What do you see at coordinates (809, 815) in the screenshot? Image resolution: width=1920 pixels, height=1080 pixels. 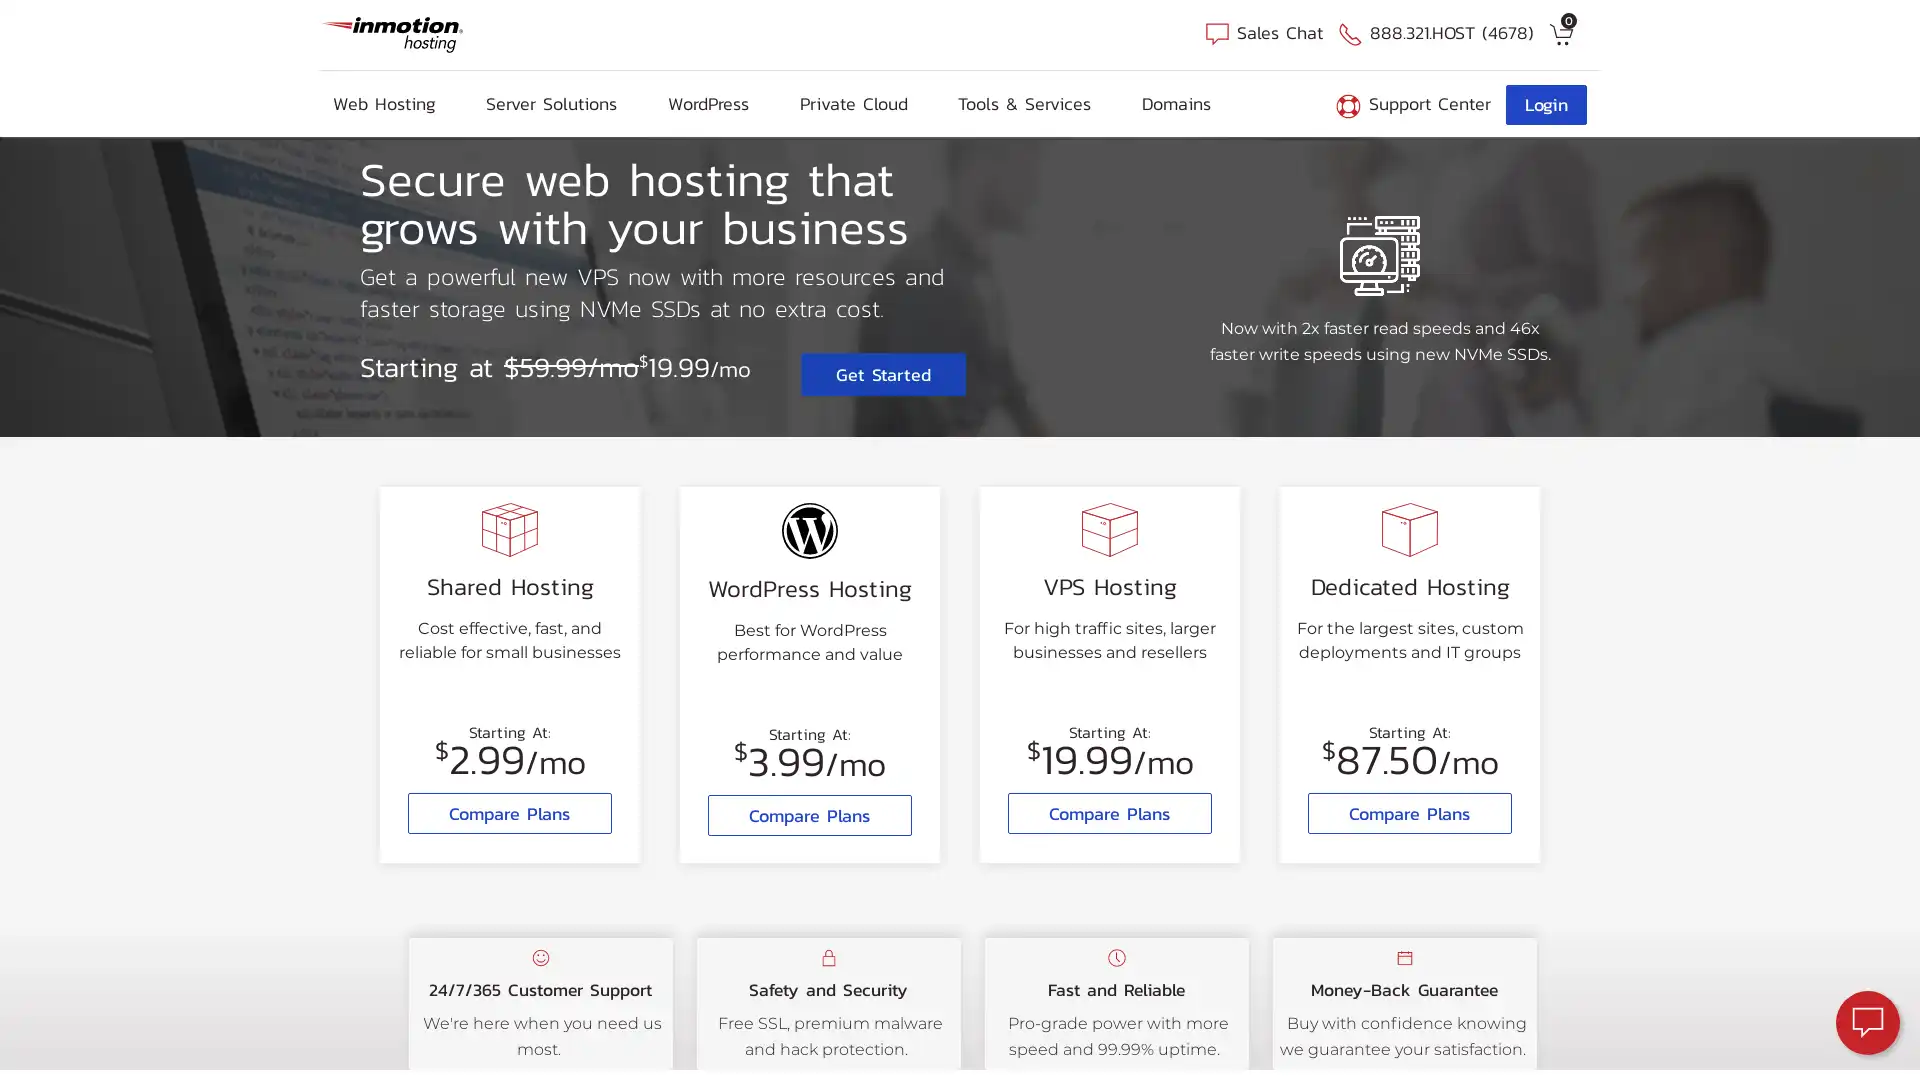 I see `Compare Plans` at bounding box center [809, 815].